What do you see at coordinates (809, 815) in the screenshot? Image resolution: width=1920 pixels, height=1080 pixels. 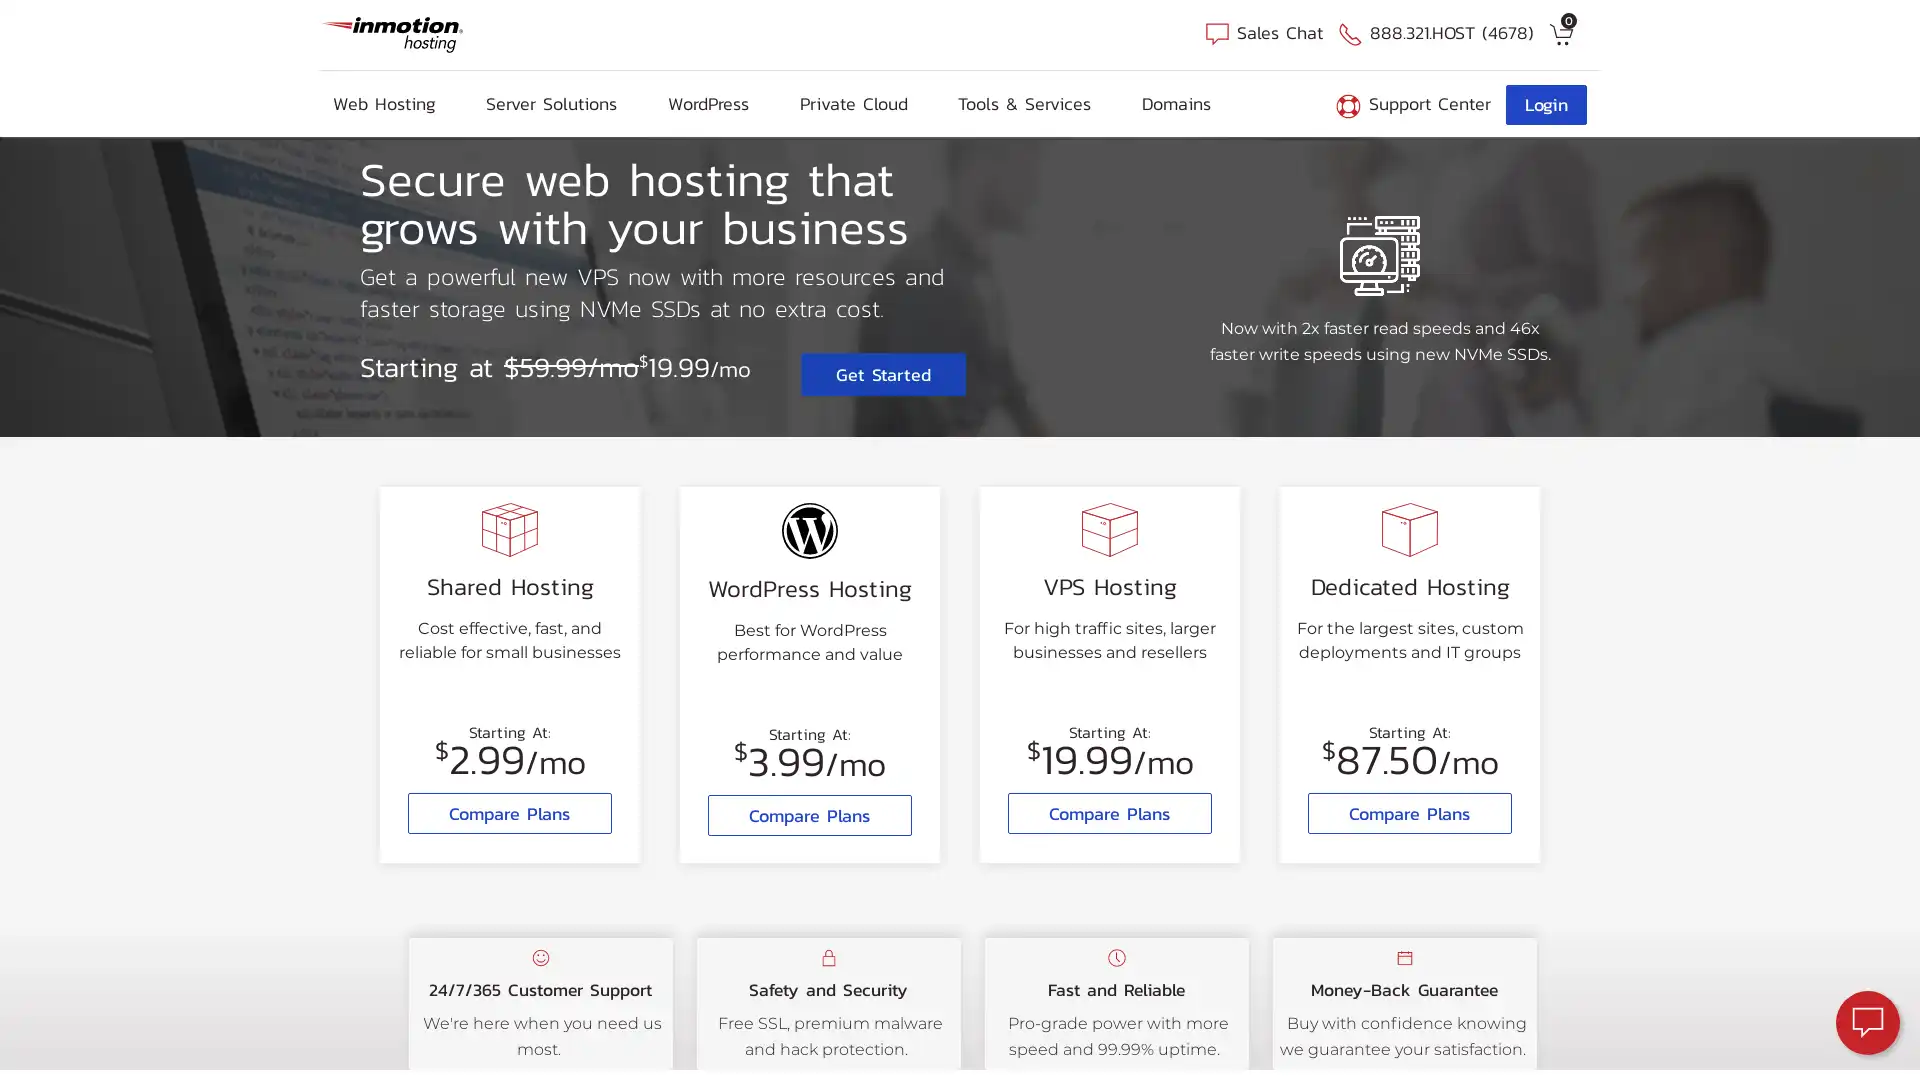 I see `Compare Plans` at bounding box center [809, 815].